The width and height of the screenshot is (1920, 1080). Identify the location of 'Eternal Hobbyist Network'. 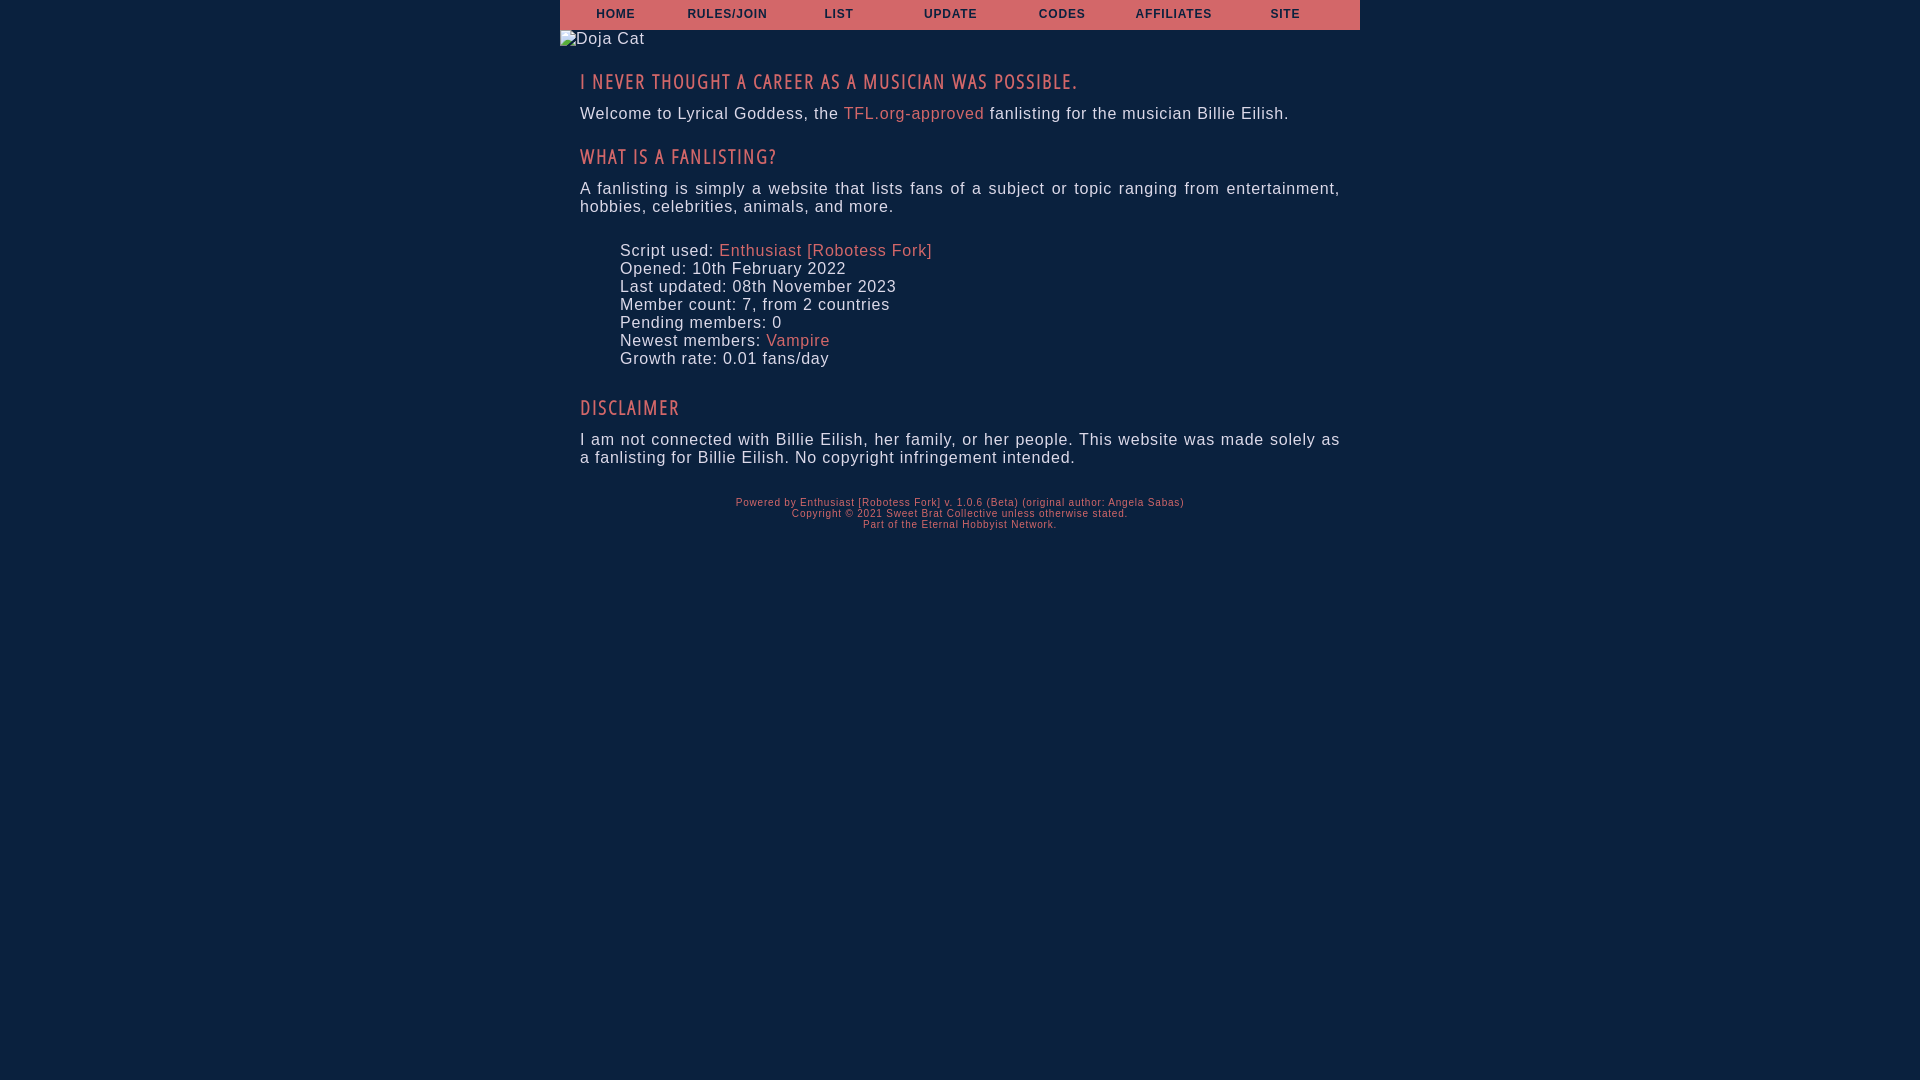
(920, 523).